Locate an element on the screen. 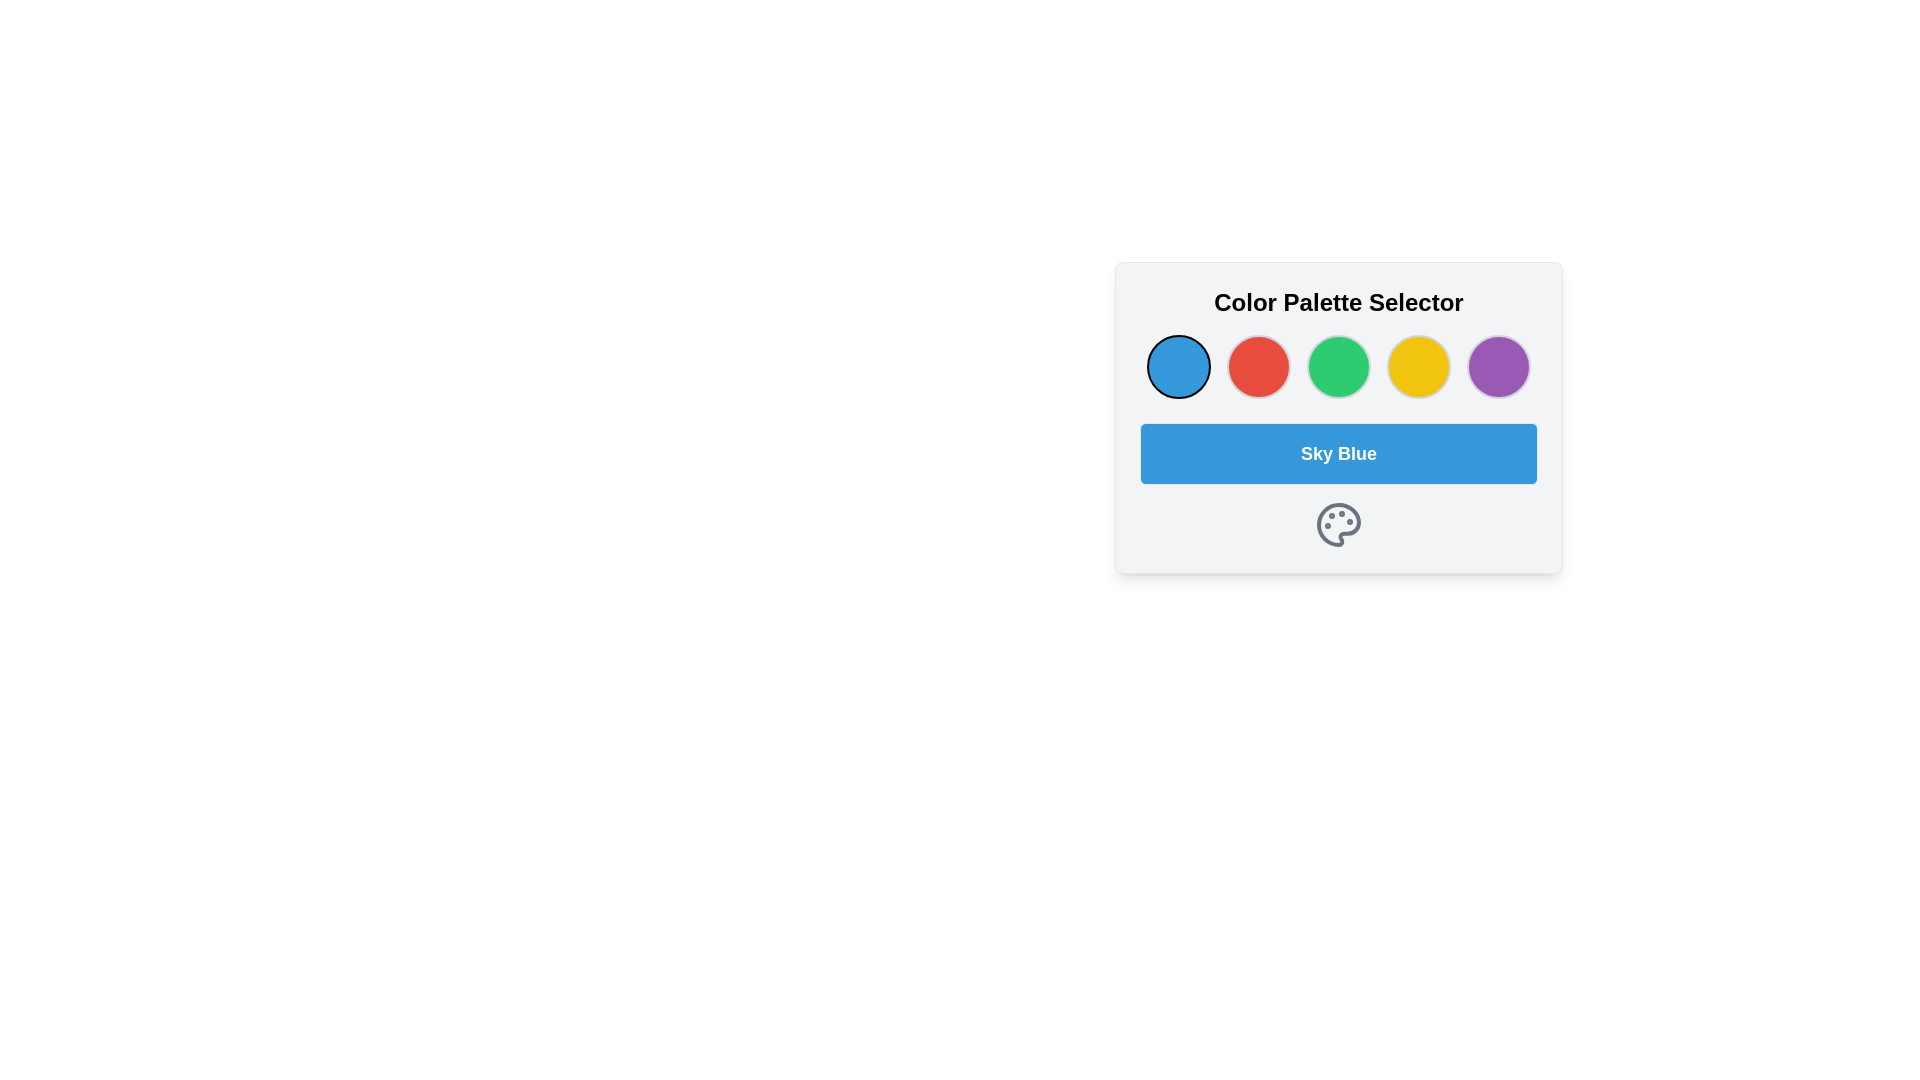 This screenshot has height=1080, width=1920. the fifth circular button in the 'Color Palette Selector' component is located at coordinates (1498, 366).